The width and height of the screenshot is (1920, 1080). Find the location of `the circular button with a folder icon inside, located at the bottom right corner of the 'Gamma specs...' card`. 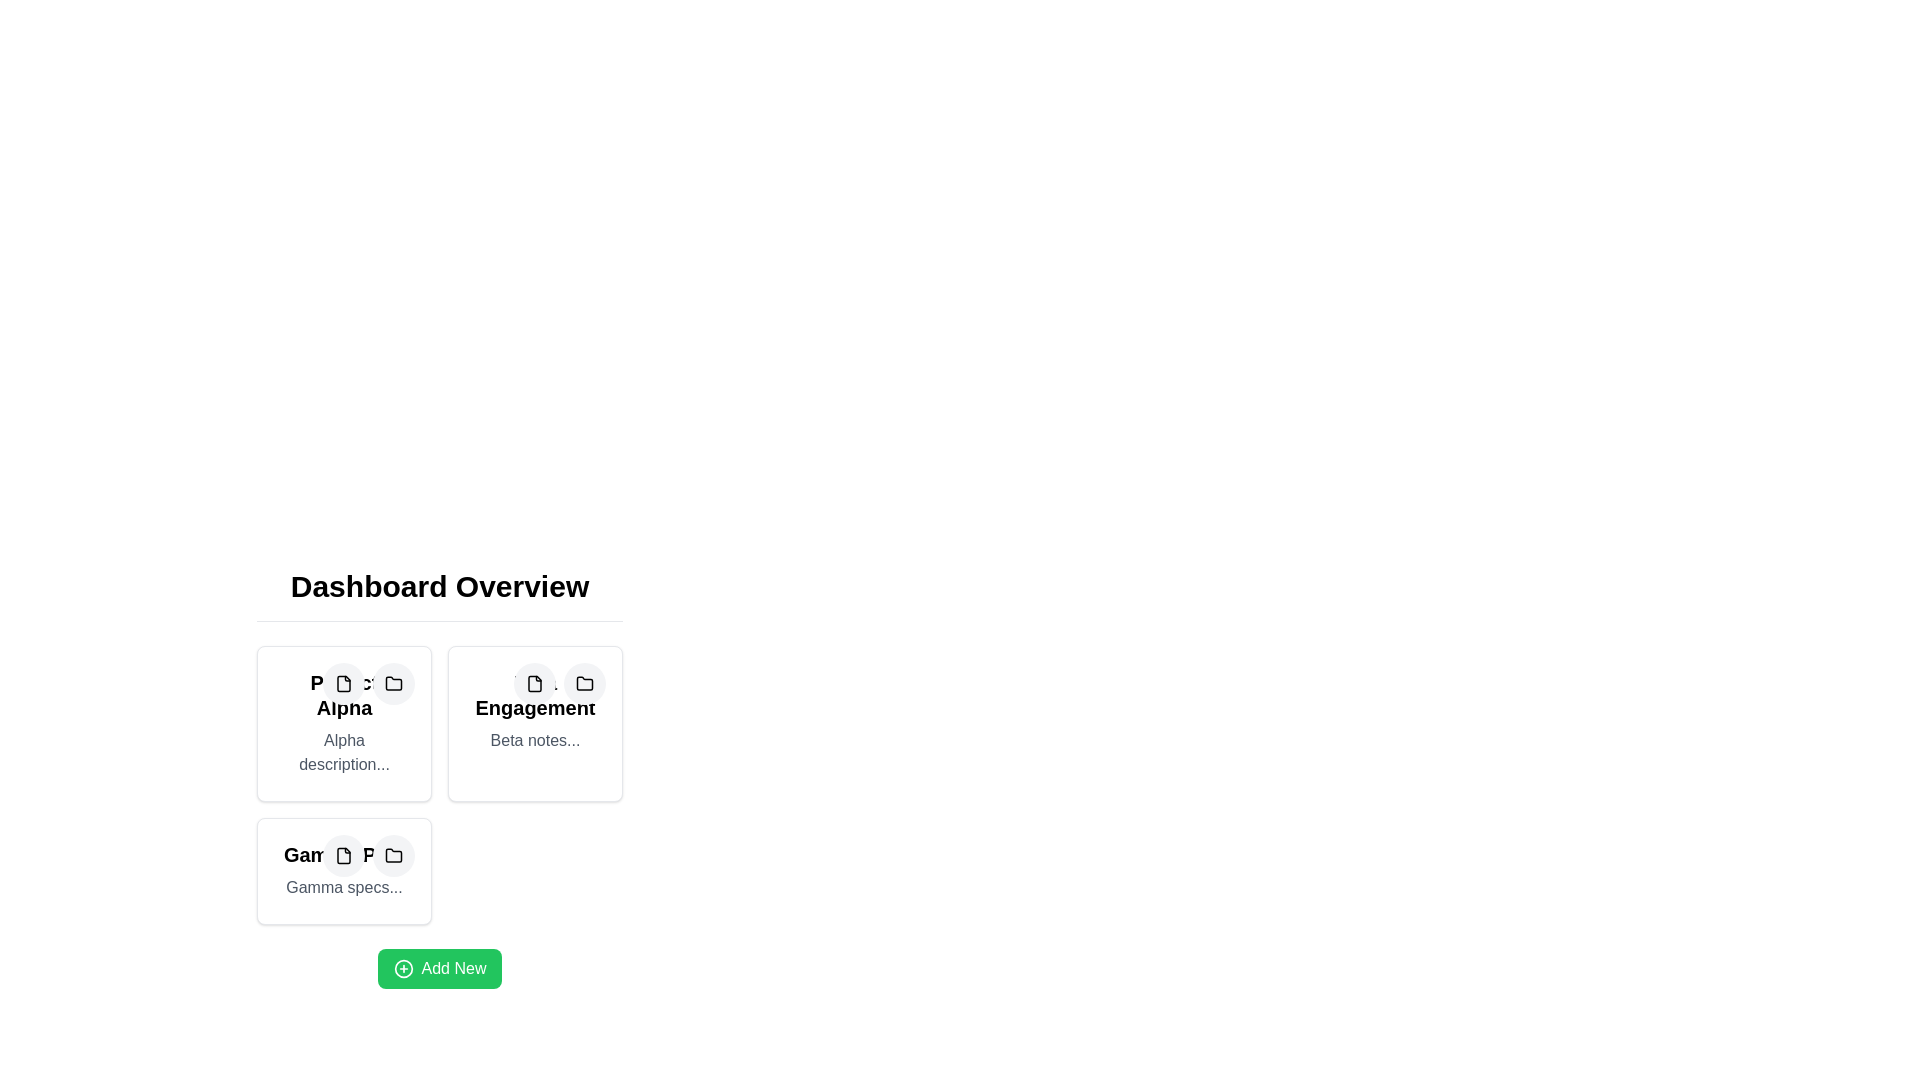

the circular button with a folder icon inside, located at the bottom right corner of the 'Gamma specs...' card is located at coordinates (393, 855).